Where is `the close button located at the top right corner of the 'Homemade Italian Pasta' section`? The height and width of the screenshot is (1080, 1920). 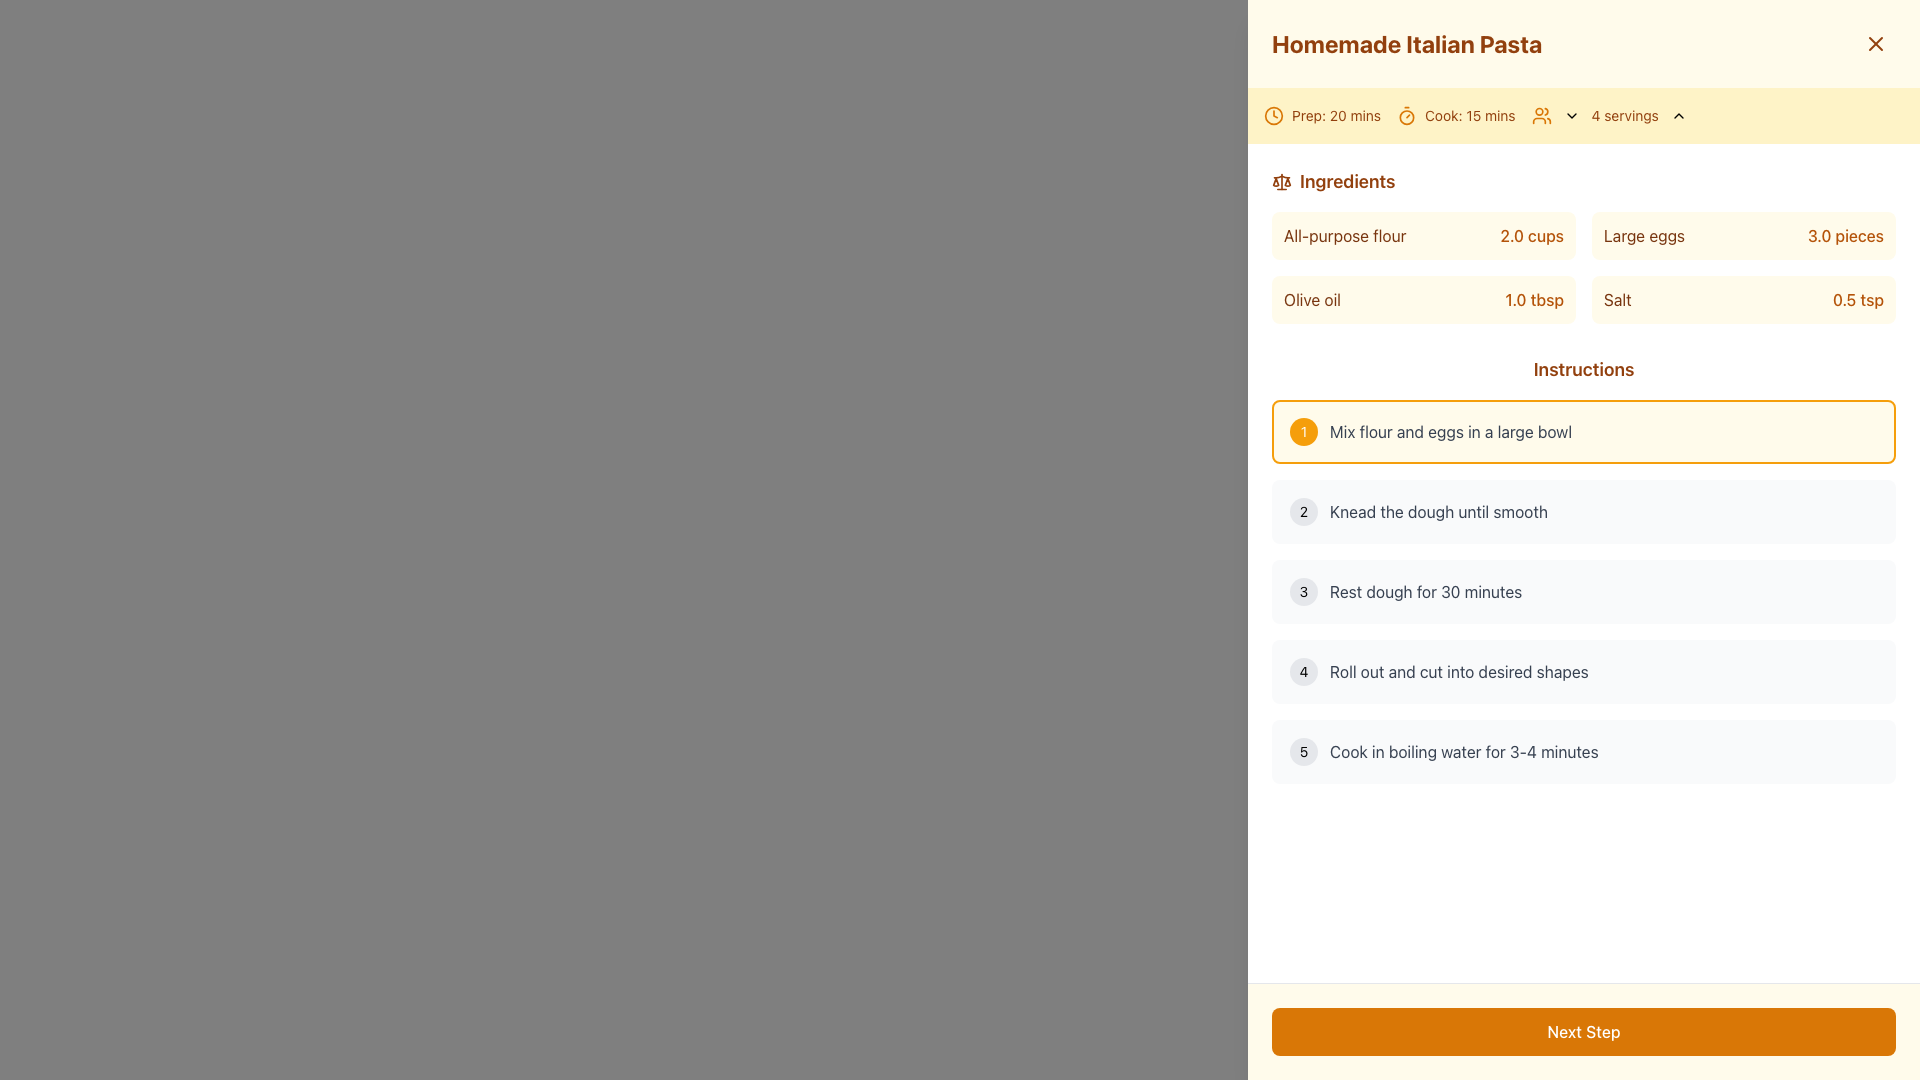
the close button located at the top right corner of the 'Homemade Italian Pasta' section is located at coordinates (1875, 43).